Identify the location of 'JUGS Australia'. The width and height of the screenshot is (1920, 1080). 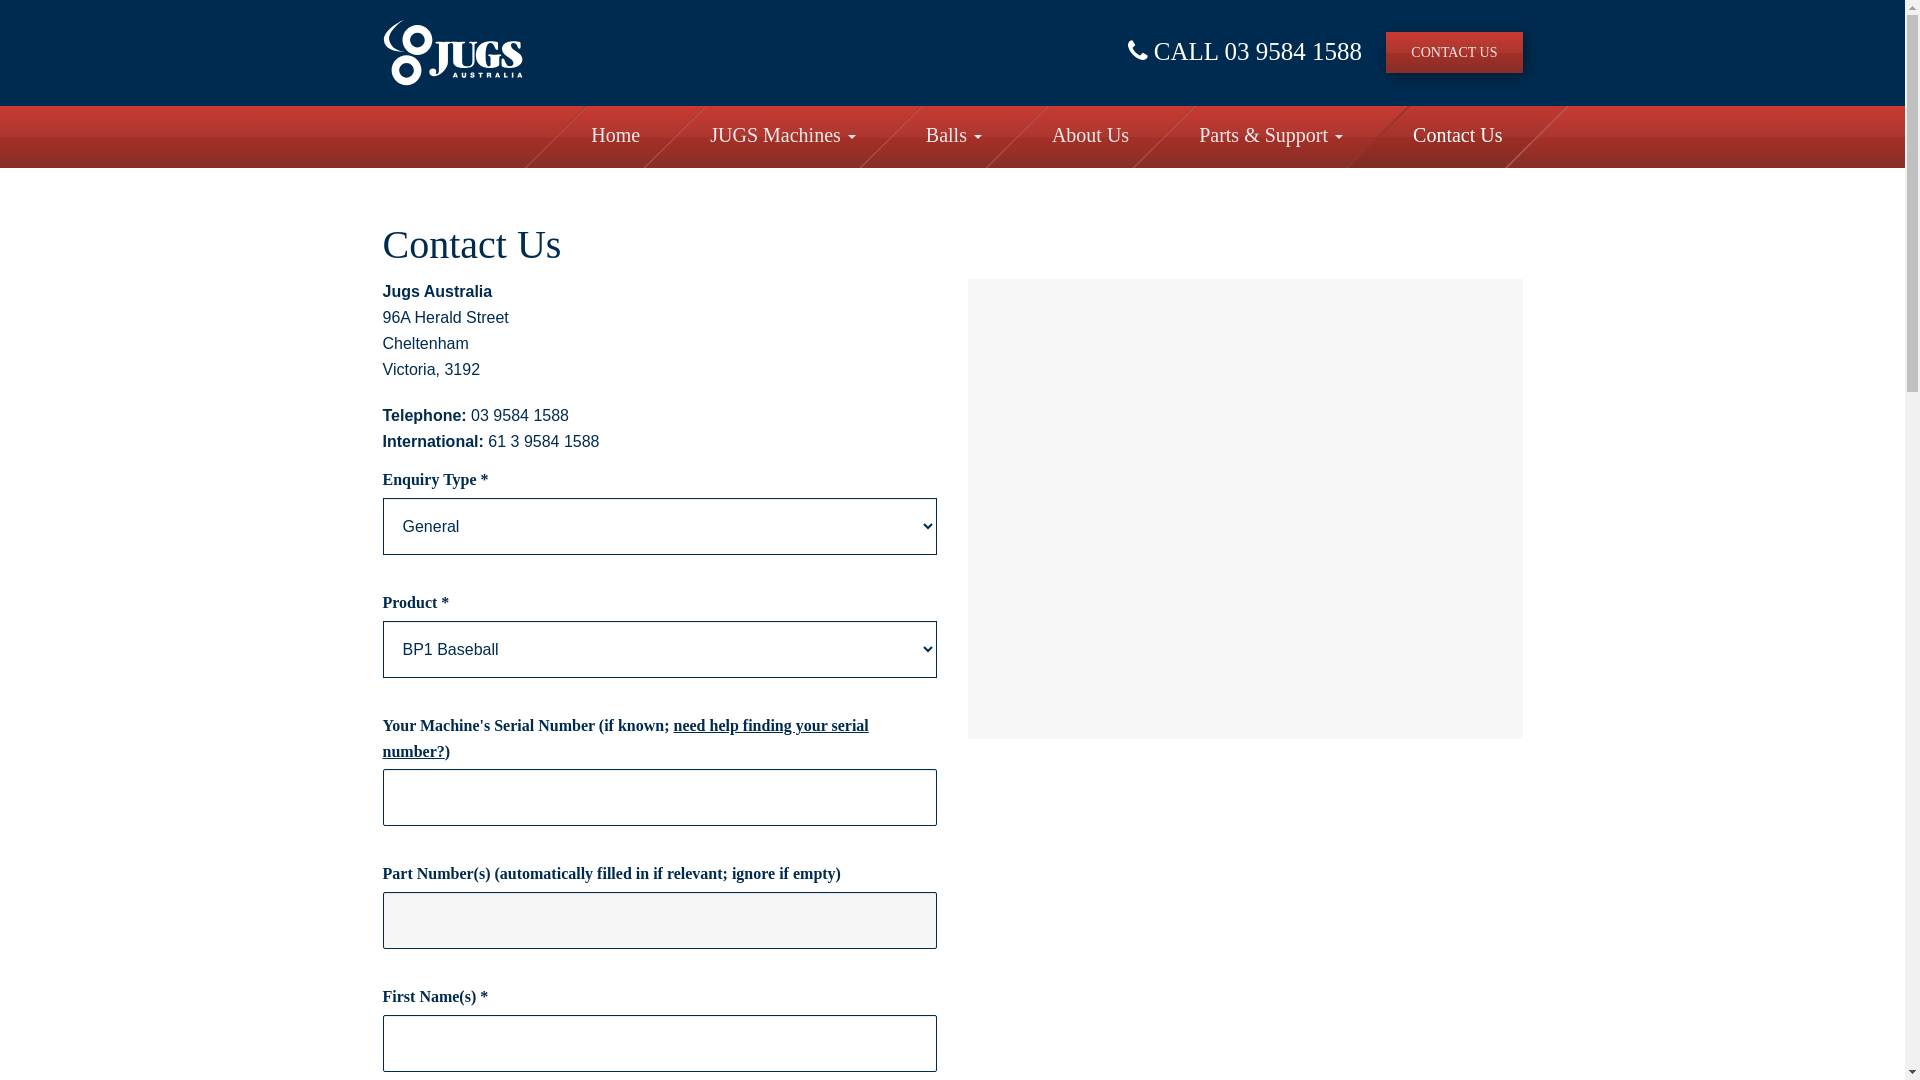
(450, 51).